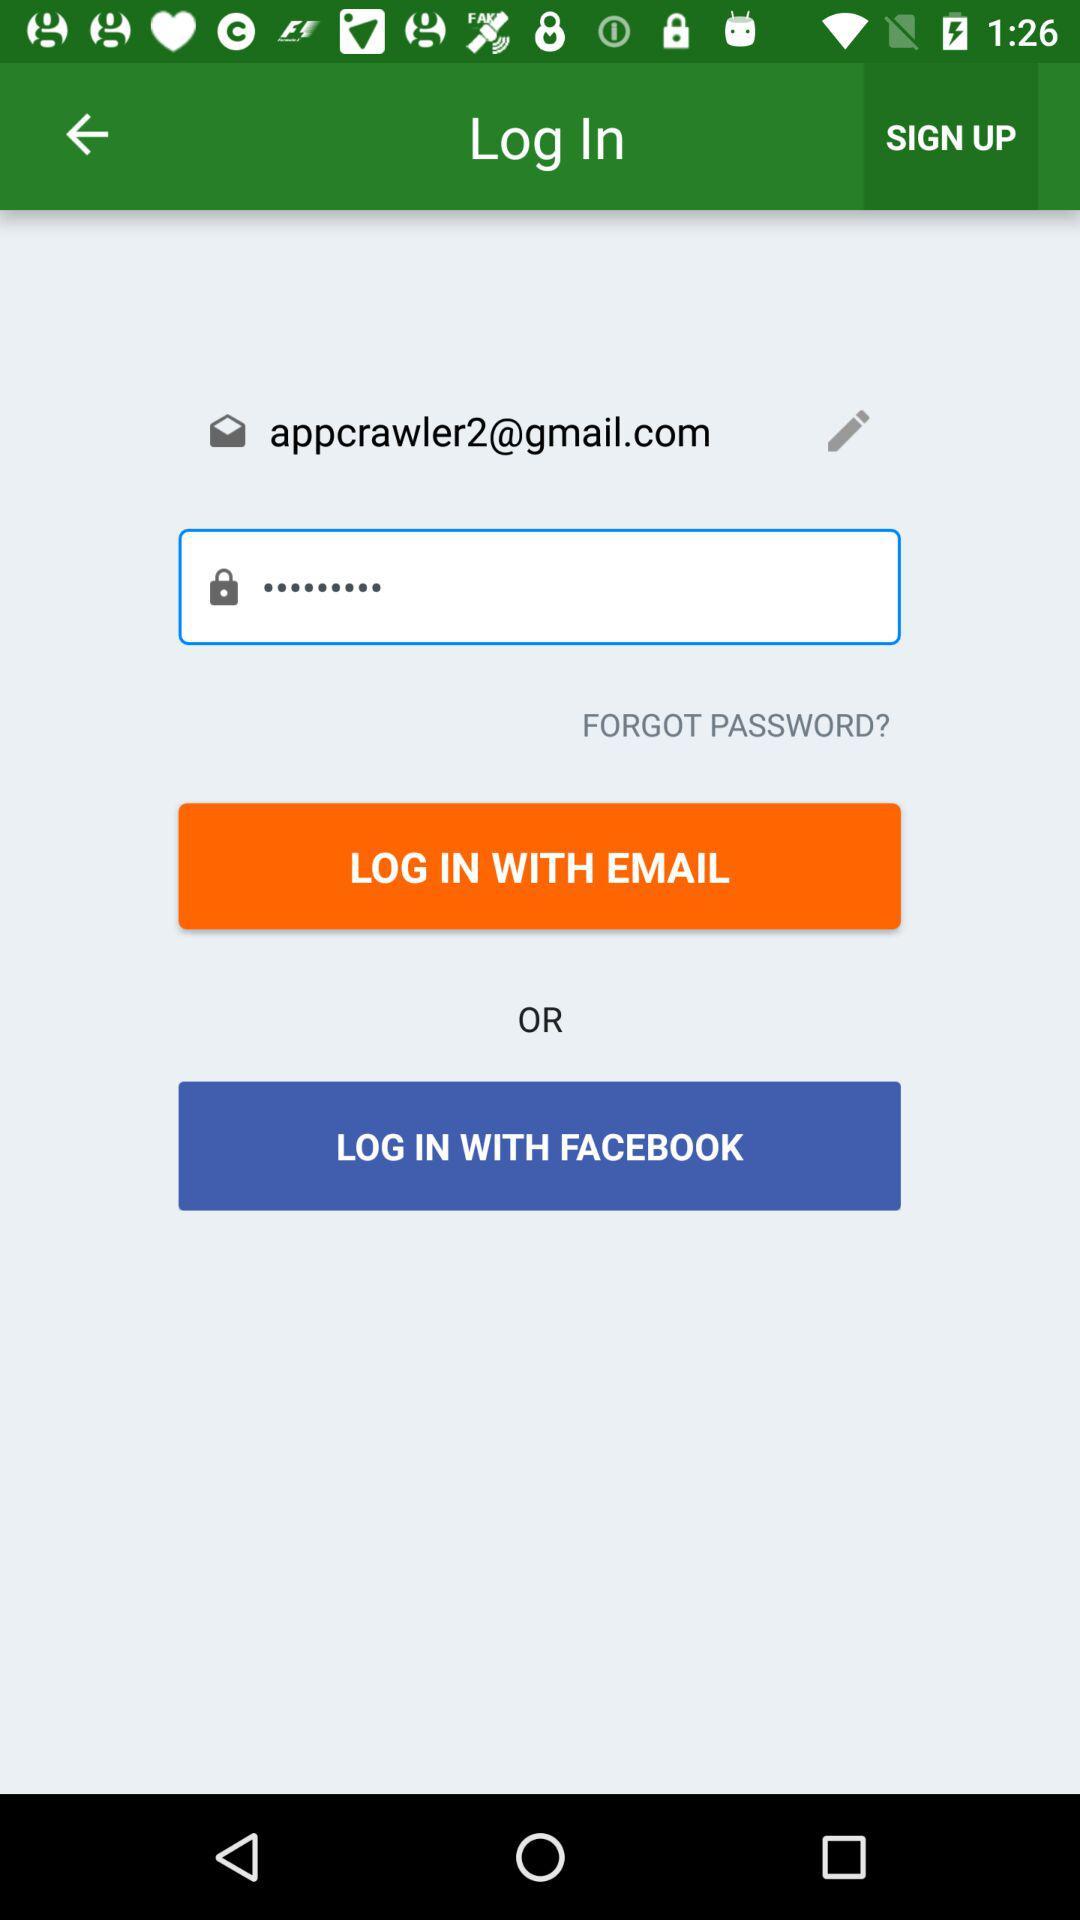 The image size is (1080, 1920). I want to click on the icon above the appcrawler2@gmail.com item, so click(950, 135).